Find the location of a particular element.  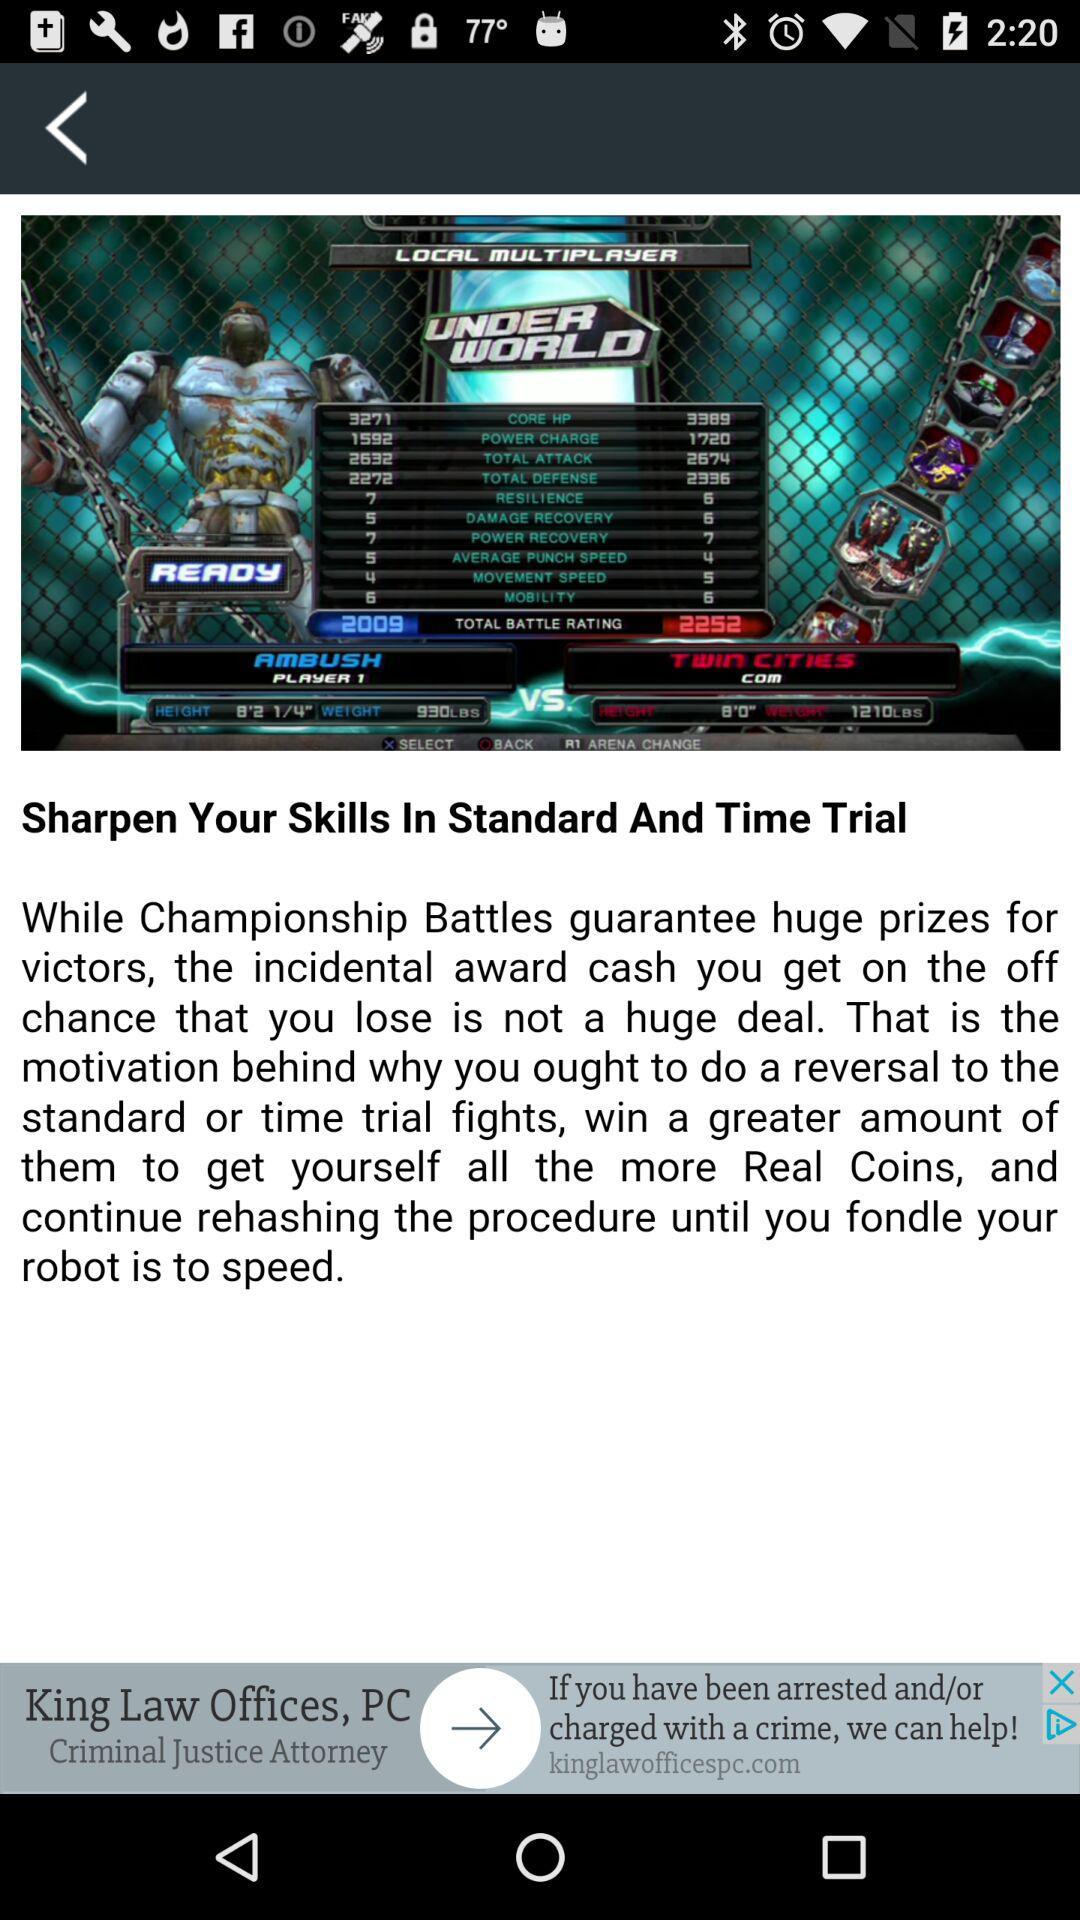

the setting box is located at coordinates (64, 127).